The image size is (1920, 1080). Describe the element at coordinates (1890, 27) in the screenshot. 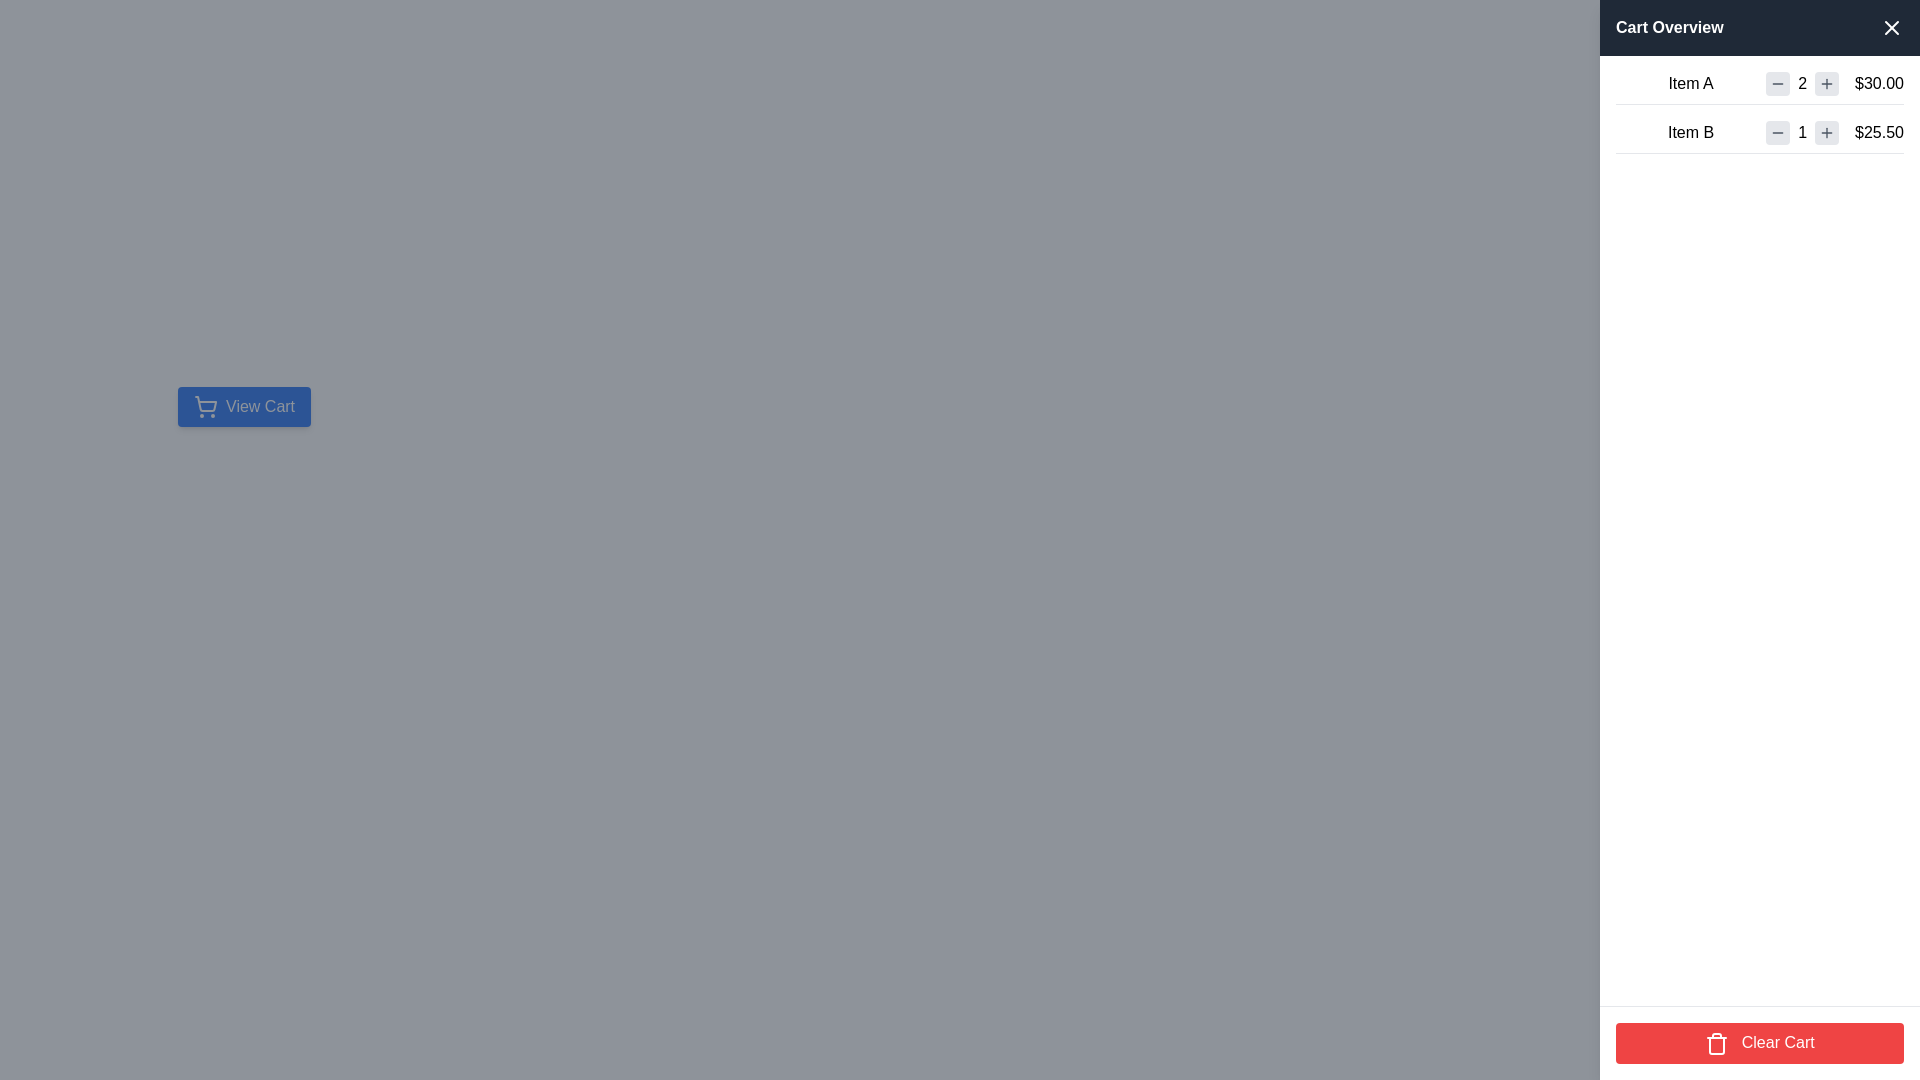

I see `the 'X' icon located at the top-right corner of the cart summary panel` at that location.